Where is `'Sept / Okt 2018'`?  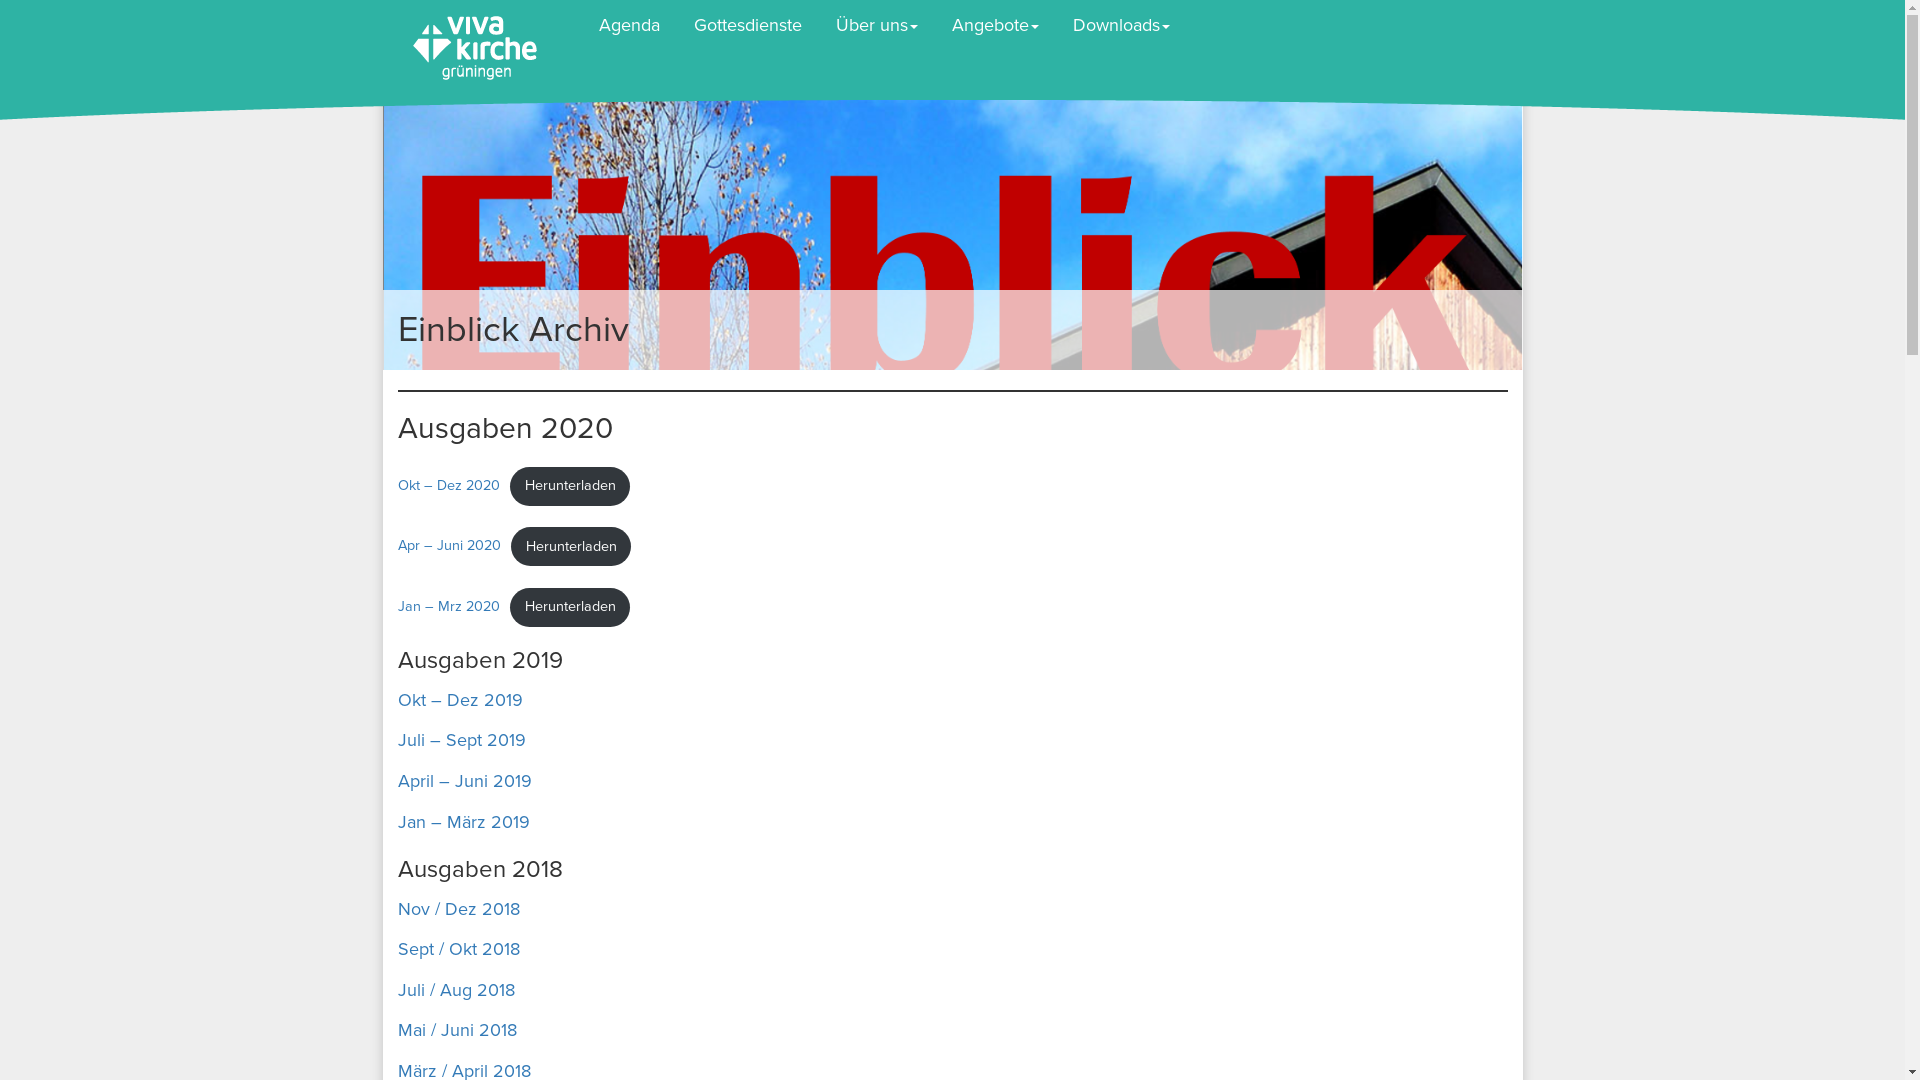
'Sept / Okt 2018' is located at coordinates (458, 947).